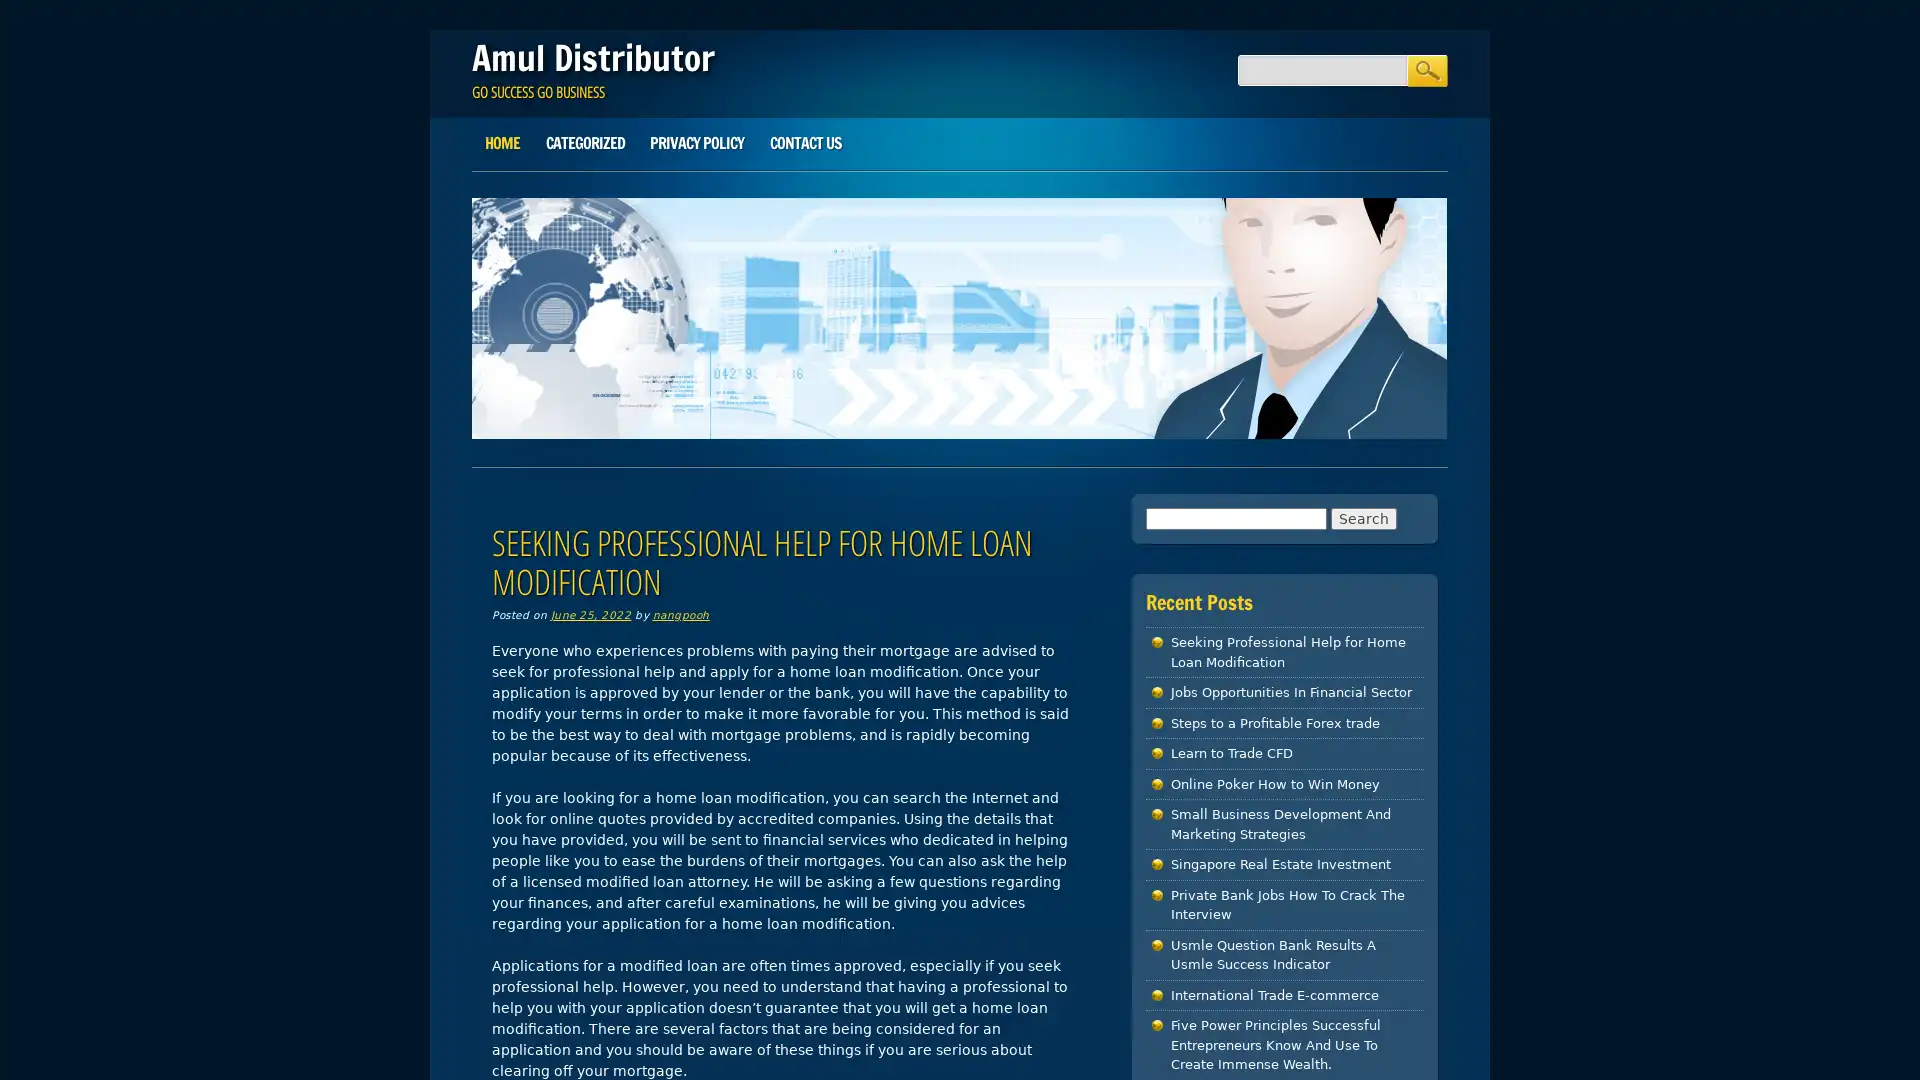  I want to click on Search, so click(1362, 516).